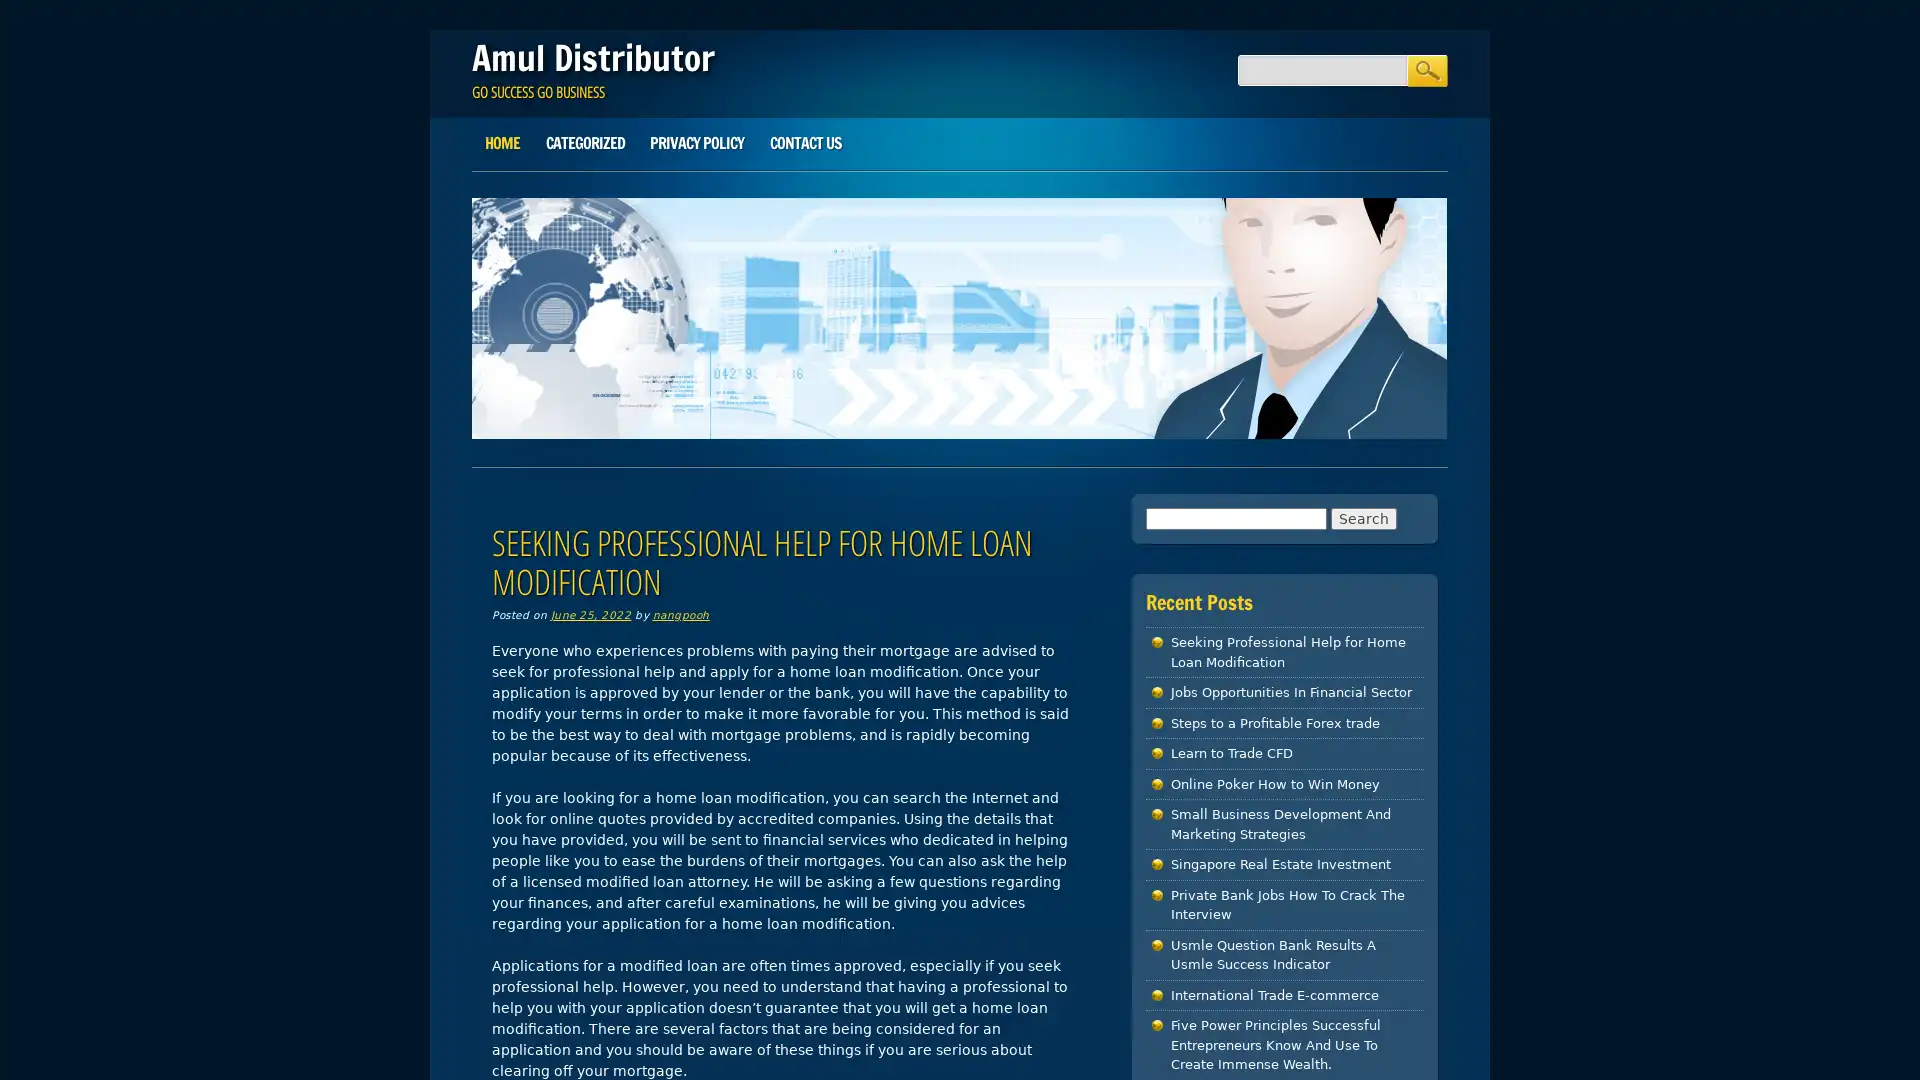  I want to click on Search, so click(1362, 516).